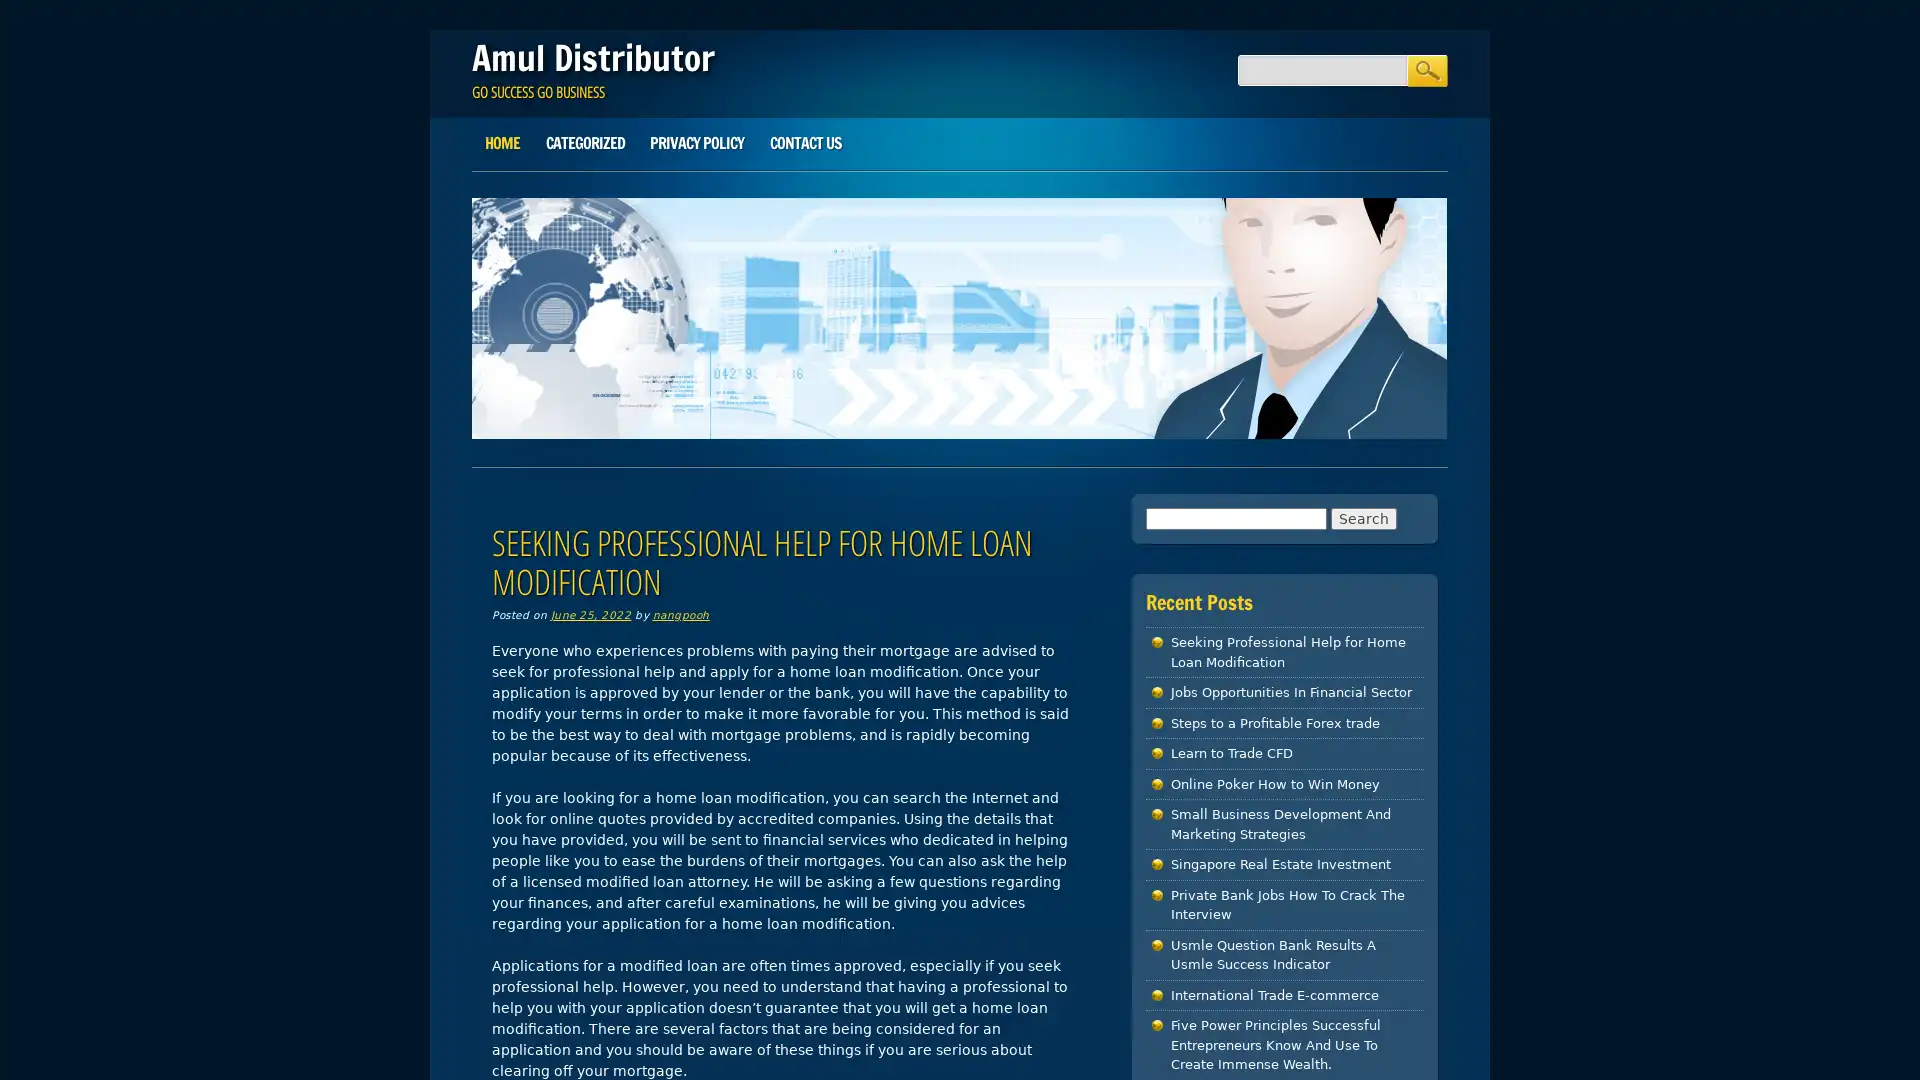  I want to click on Search, so click(1362, 516).